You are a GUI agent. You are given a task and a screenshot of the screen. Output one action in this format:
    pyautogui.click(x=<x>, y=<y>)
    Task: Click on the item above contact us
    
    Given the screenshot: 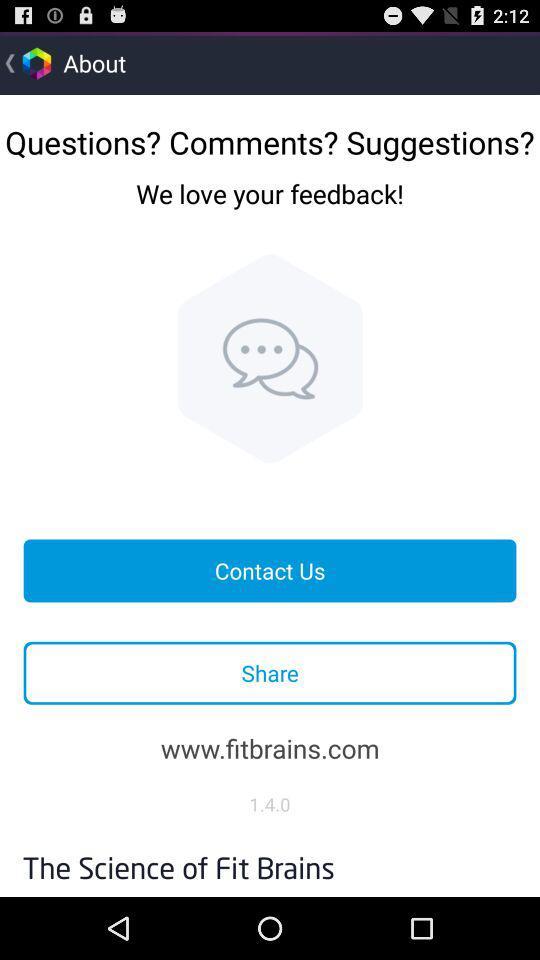 What is the action you would take?
    pyautogui.click(x=270, y=358)
    